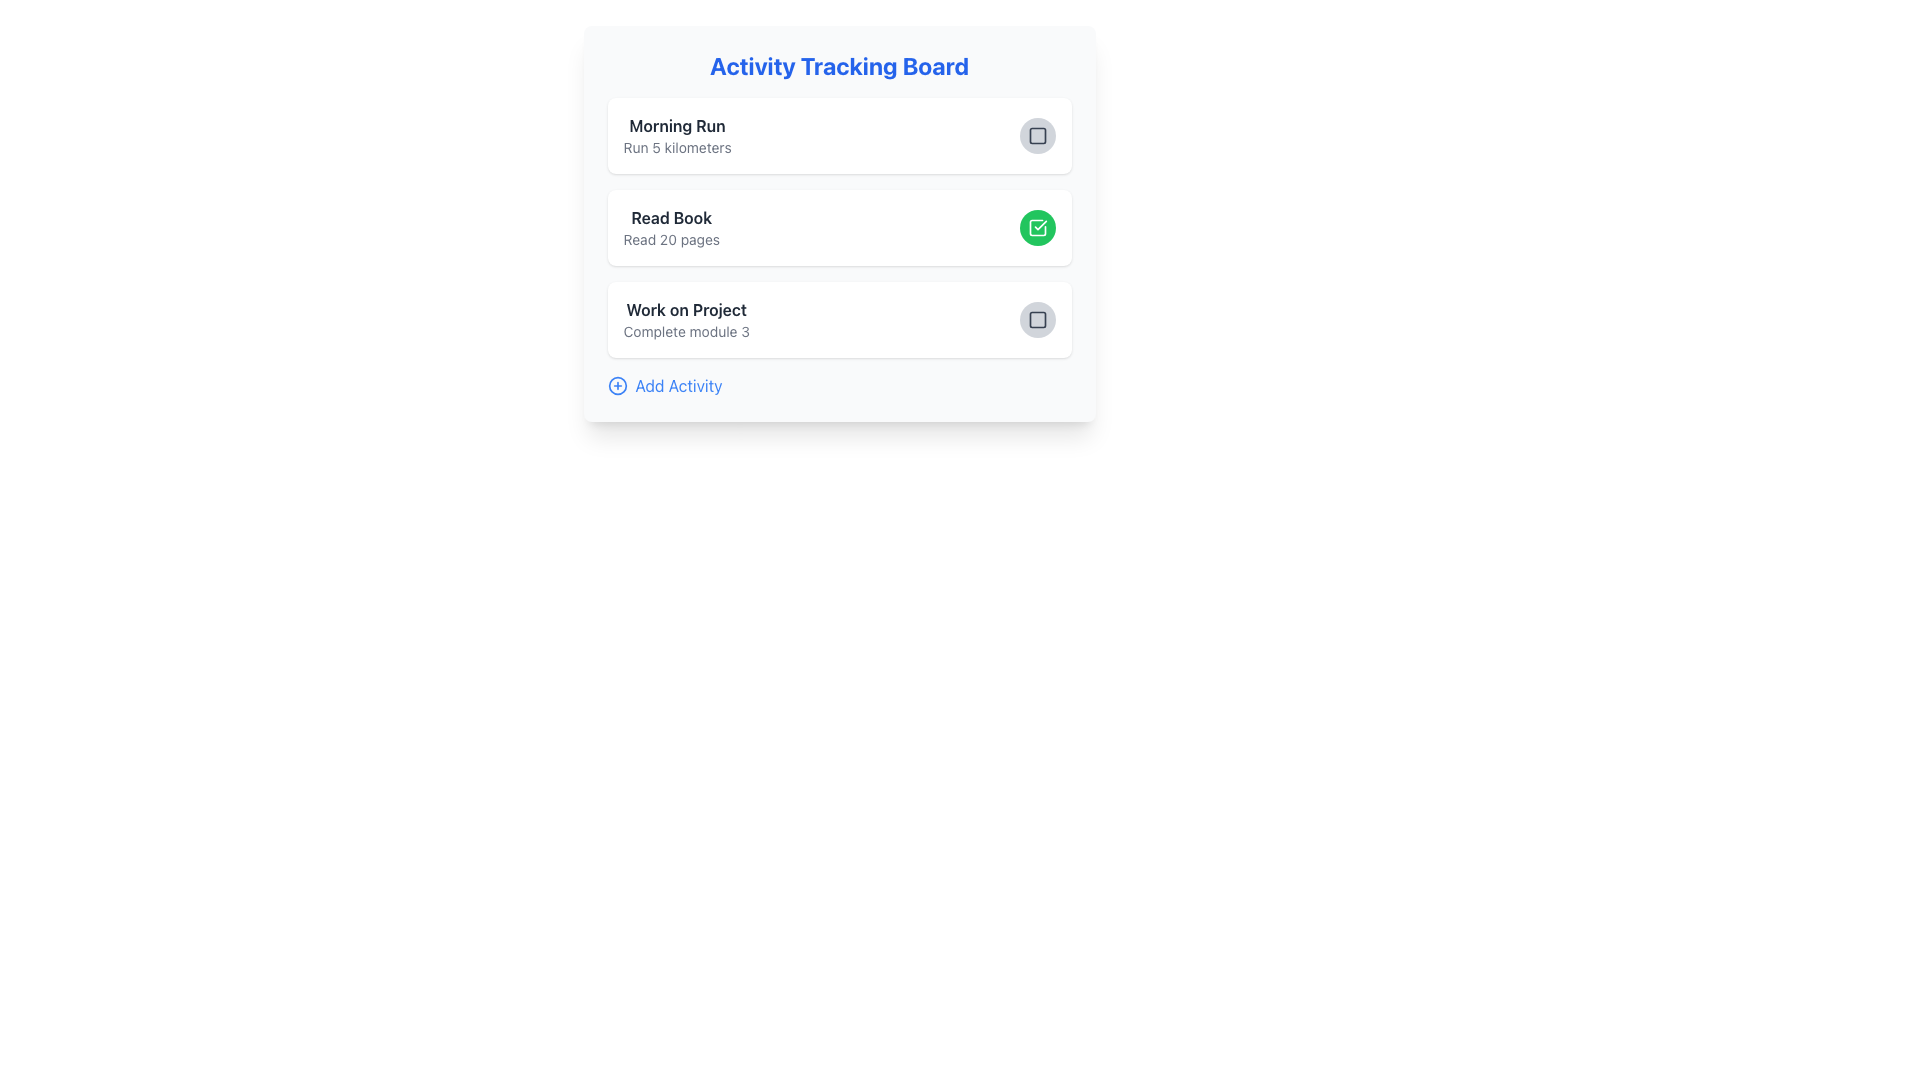 This screenshot has height=1080, width=1920. What do you see at coordinates (679, 385) in the screenshot?
I see `the Text Label displaying 'Add Activity' located to the right of the circular blue icon with a white plus sign` at bounding box center [679, 385].